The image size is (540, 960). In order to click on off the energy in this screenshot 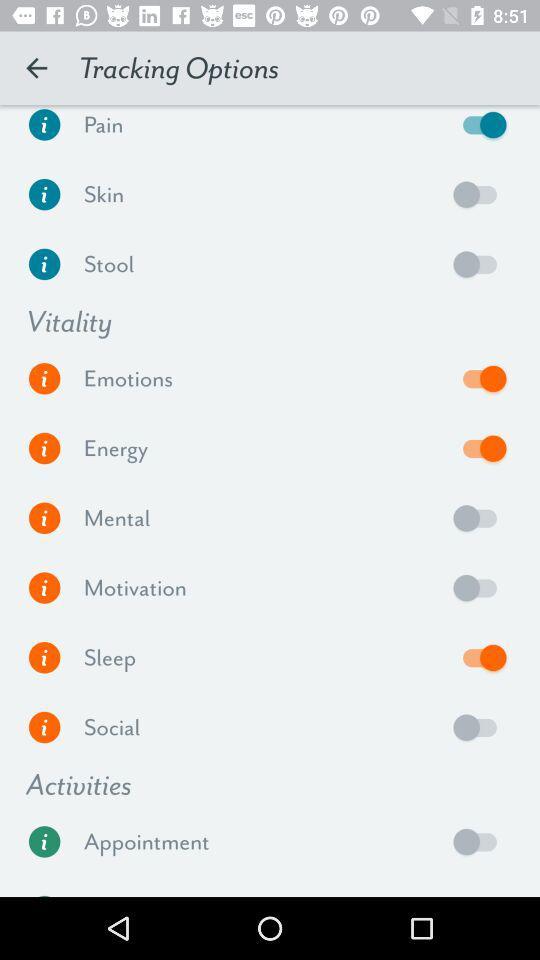, I will do `click(479, 448)`.